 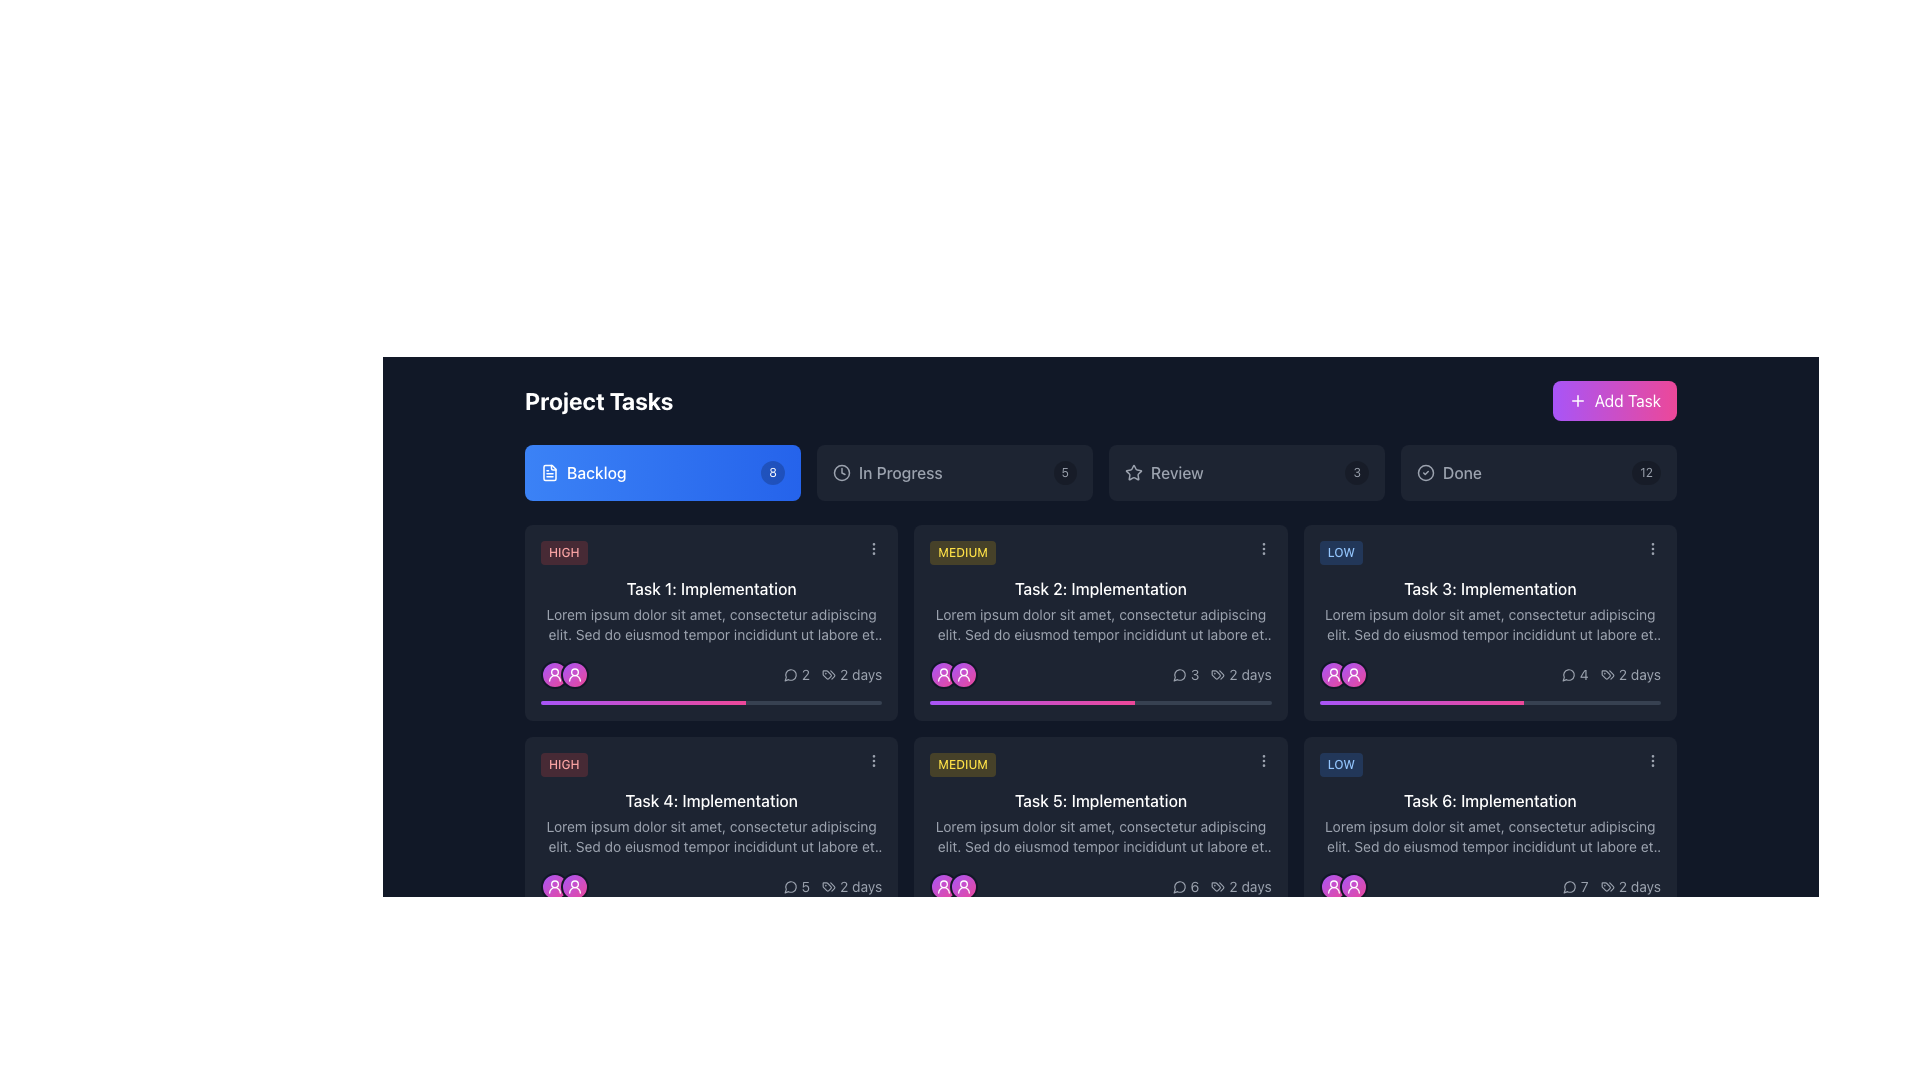 I want to click on the progress bar located at the bottom of the card labeled 'Task 3: Implementation' in the 'Done' section, which visually represents the task's completion percentage, so click(x=1490, y=701).